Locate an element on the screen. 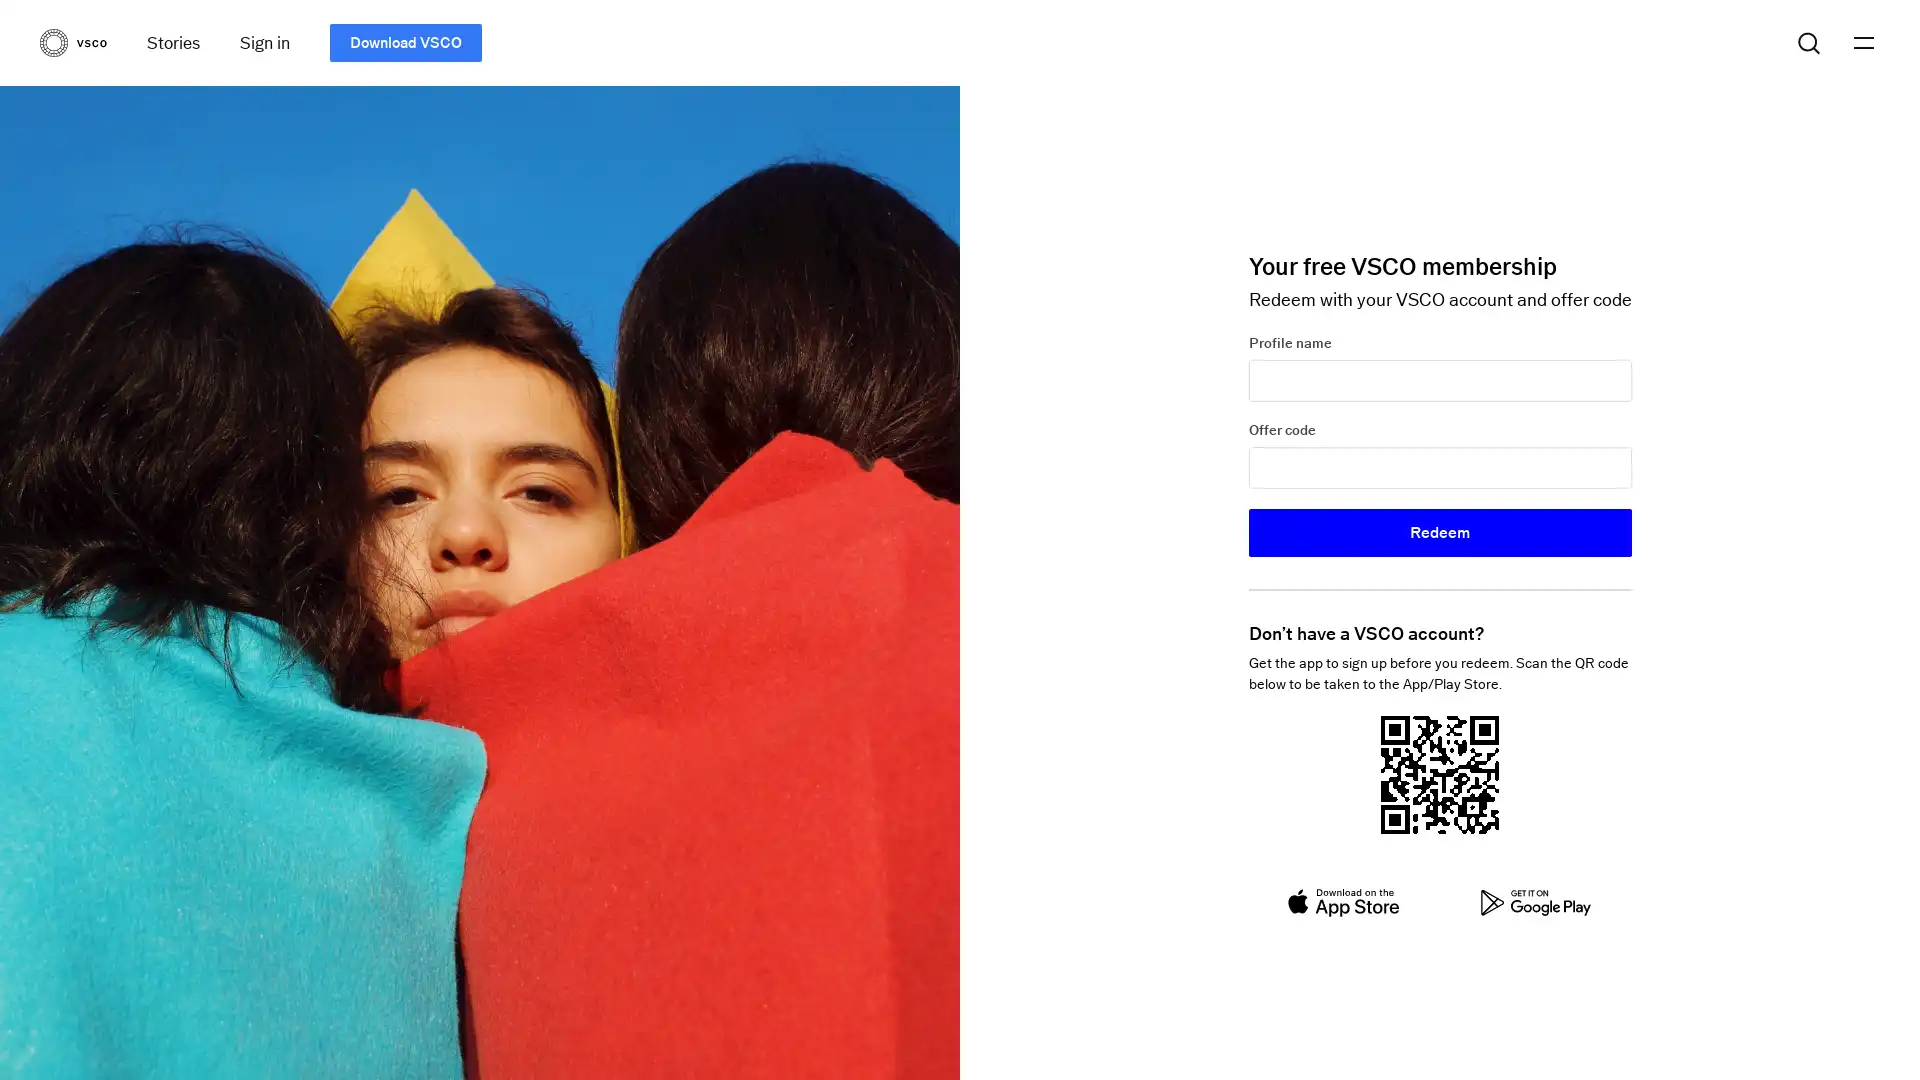 This screenshot has width=1920, height=1080. Redeem is located at coordinates (1438, 531).